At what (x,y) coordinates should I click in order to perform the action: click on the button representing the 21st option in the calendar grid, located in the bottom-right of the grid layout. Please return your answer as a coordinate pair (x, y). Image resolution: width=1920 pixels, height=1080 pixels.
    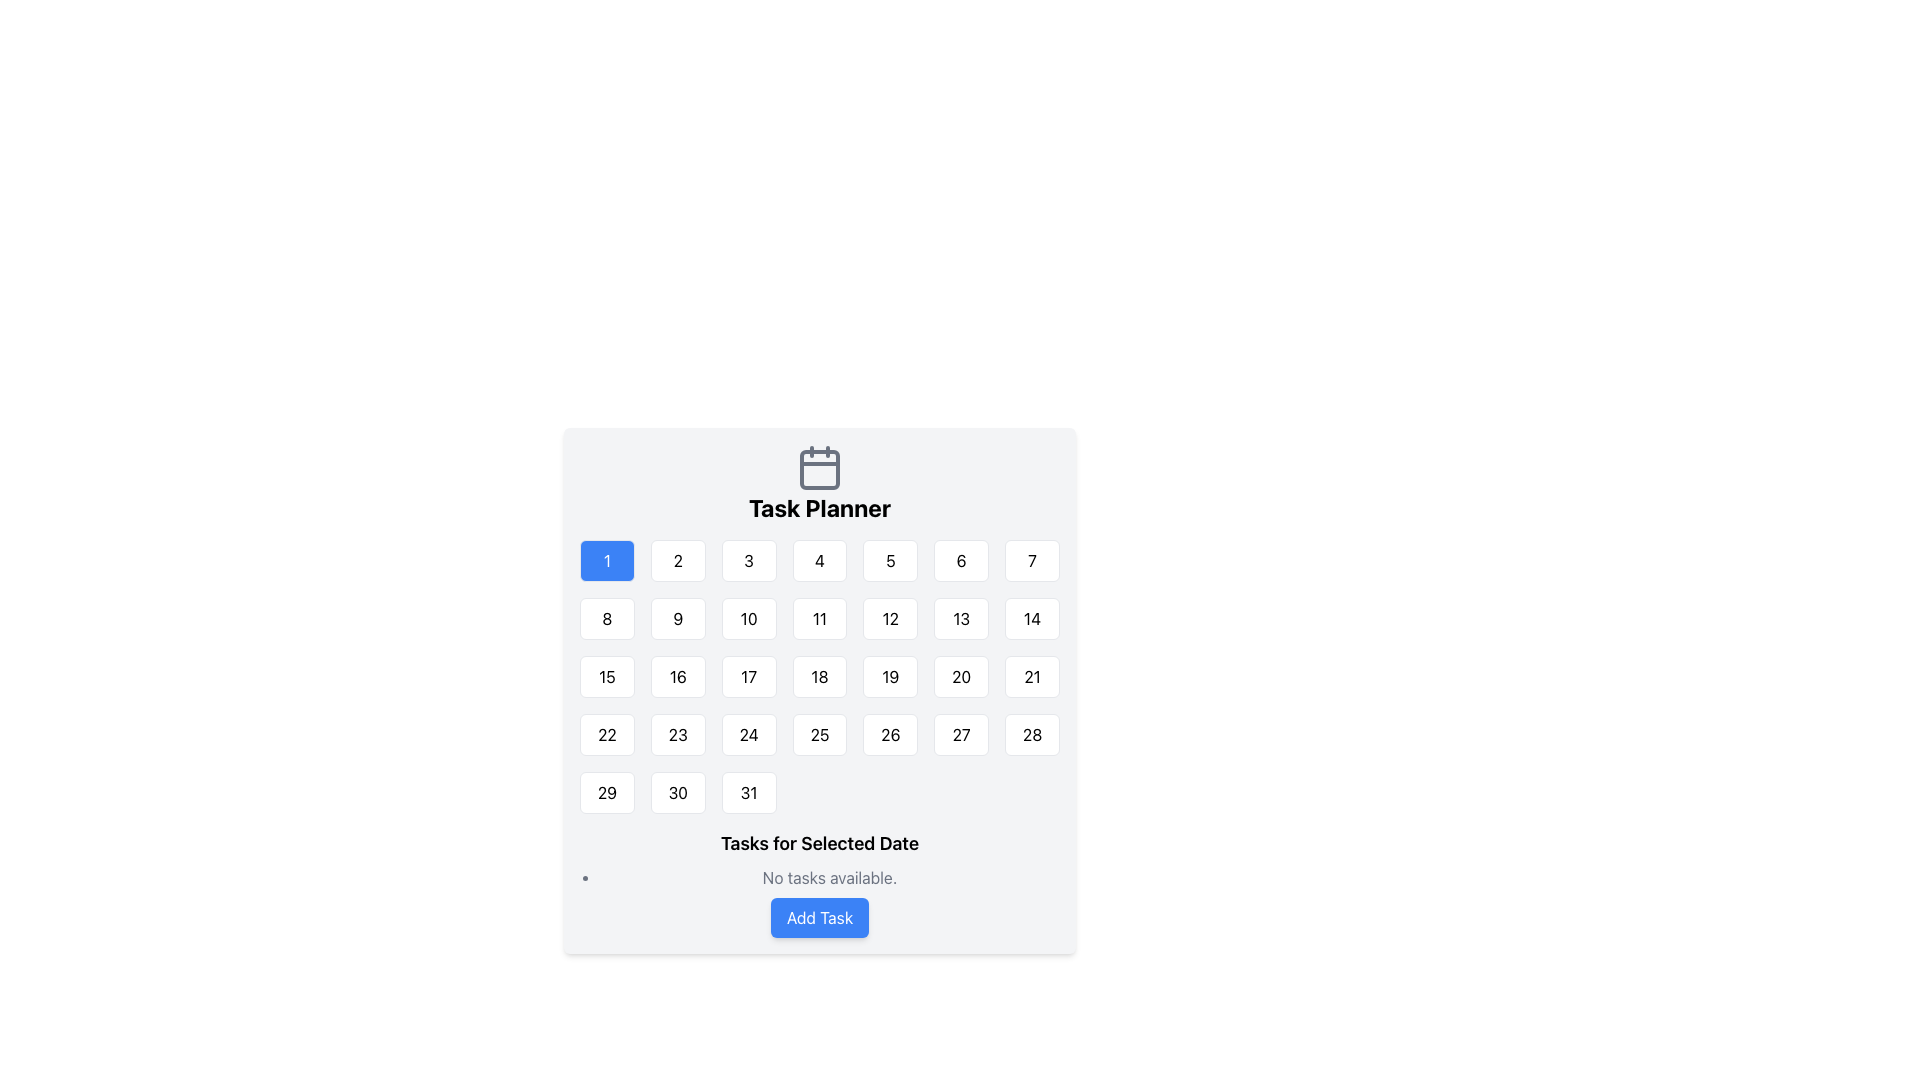
    Looking at the image, I should click on (1032, 676).